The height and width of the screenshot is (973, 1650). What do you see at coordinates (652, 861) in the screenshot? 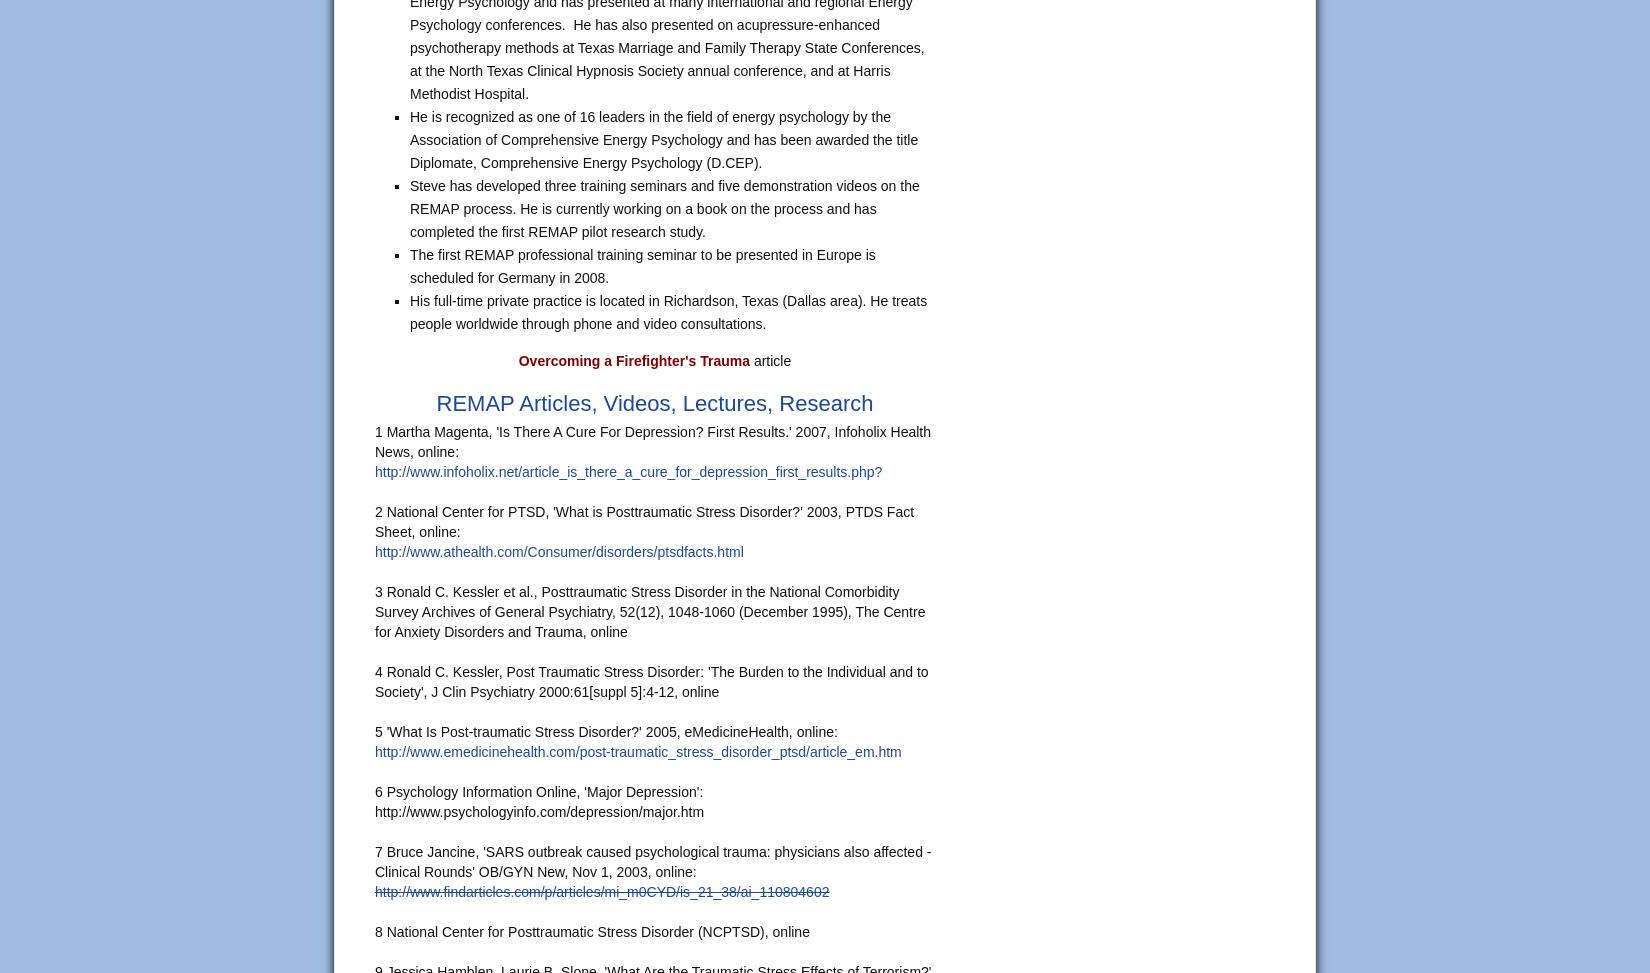
I see `'7 Bruce Jancine, 'SARS outbreak caused psychological trauma: physicians also affected - Clinical Rounds' OB/GYN New, Nov 1, 2003, online:'` at bounding box center [652, 861].